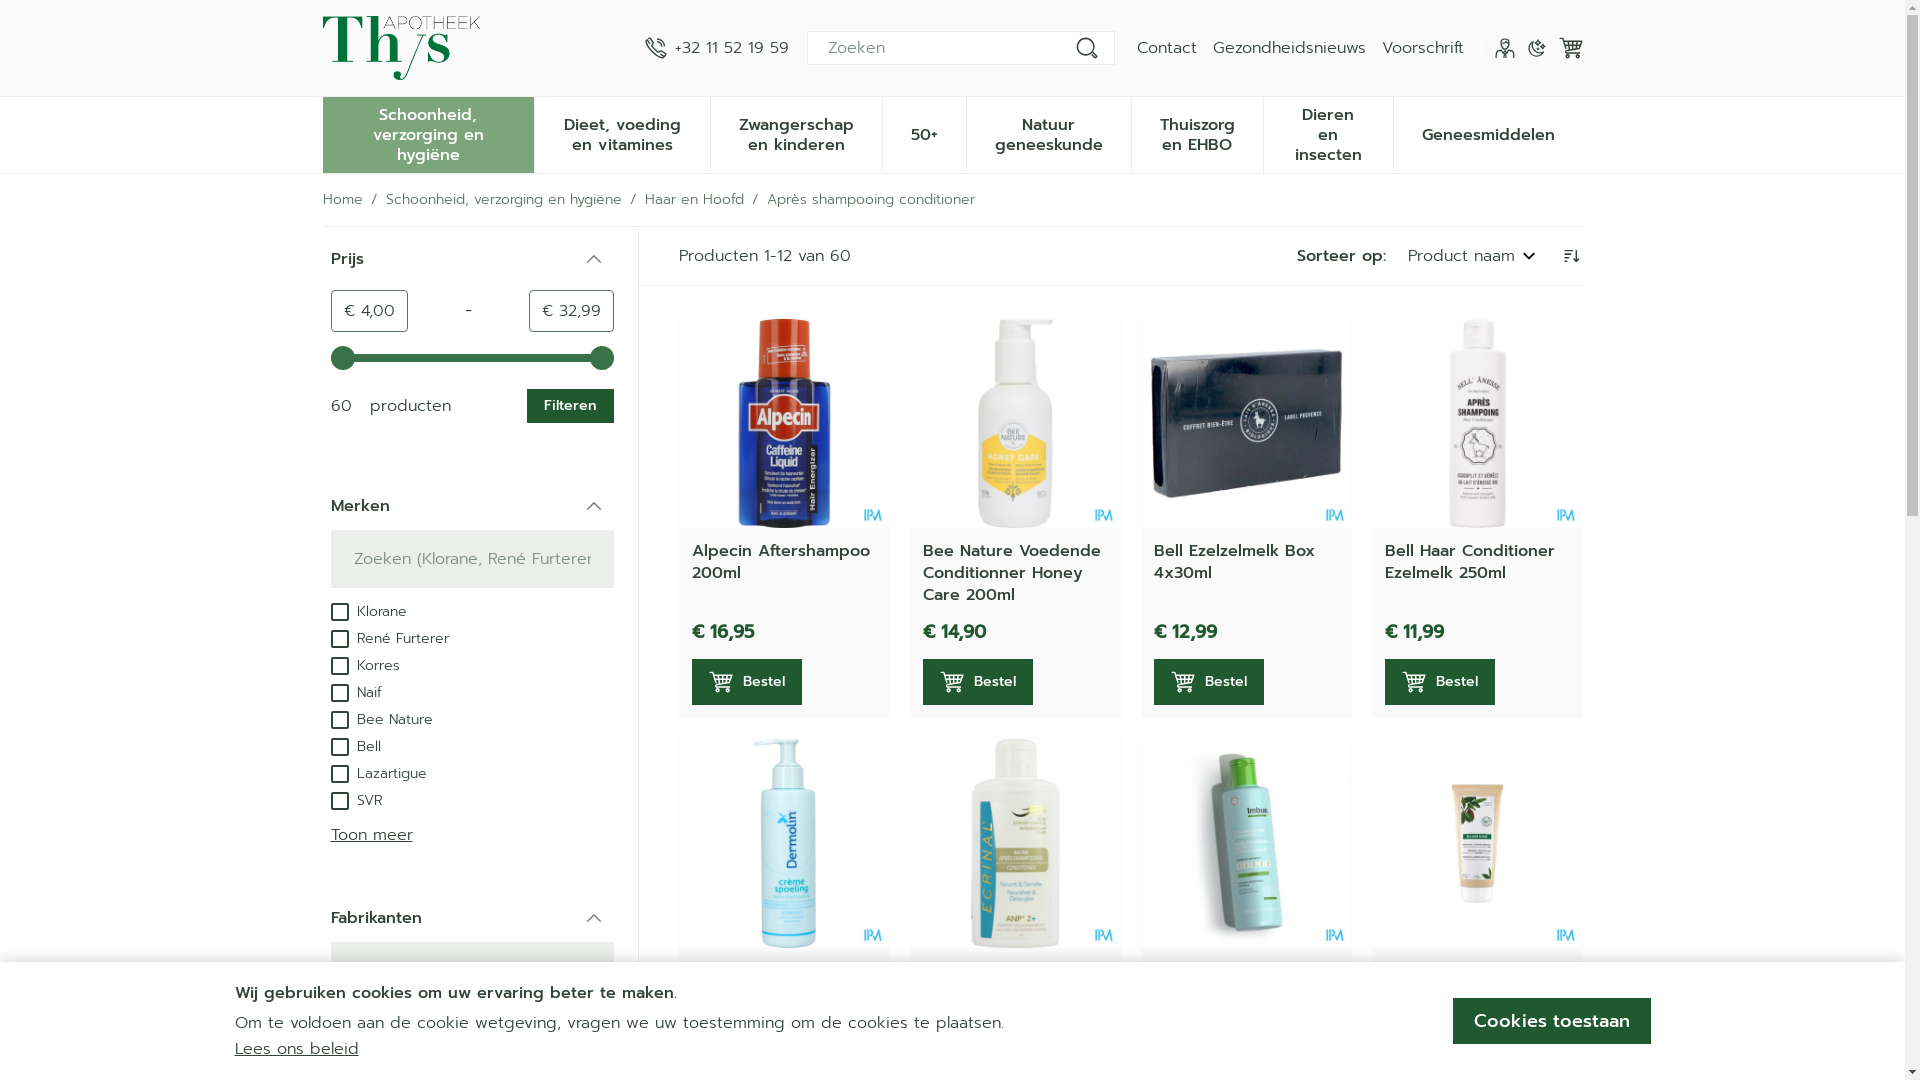 This screenshot has height=1080, width=1920. Describe the element at coordinates (355, 690) in the screenshot. I see `'Naif'` at that location.